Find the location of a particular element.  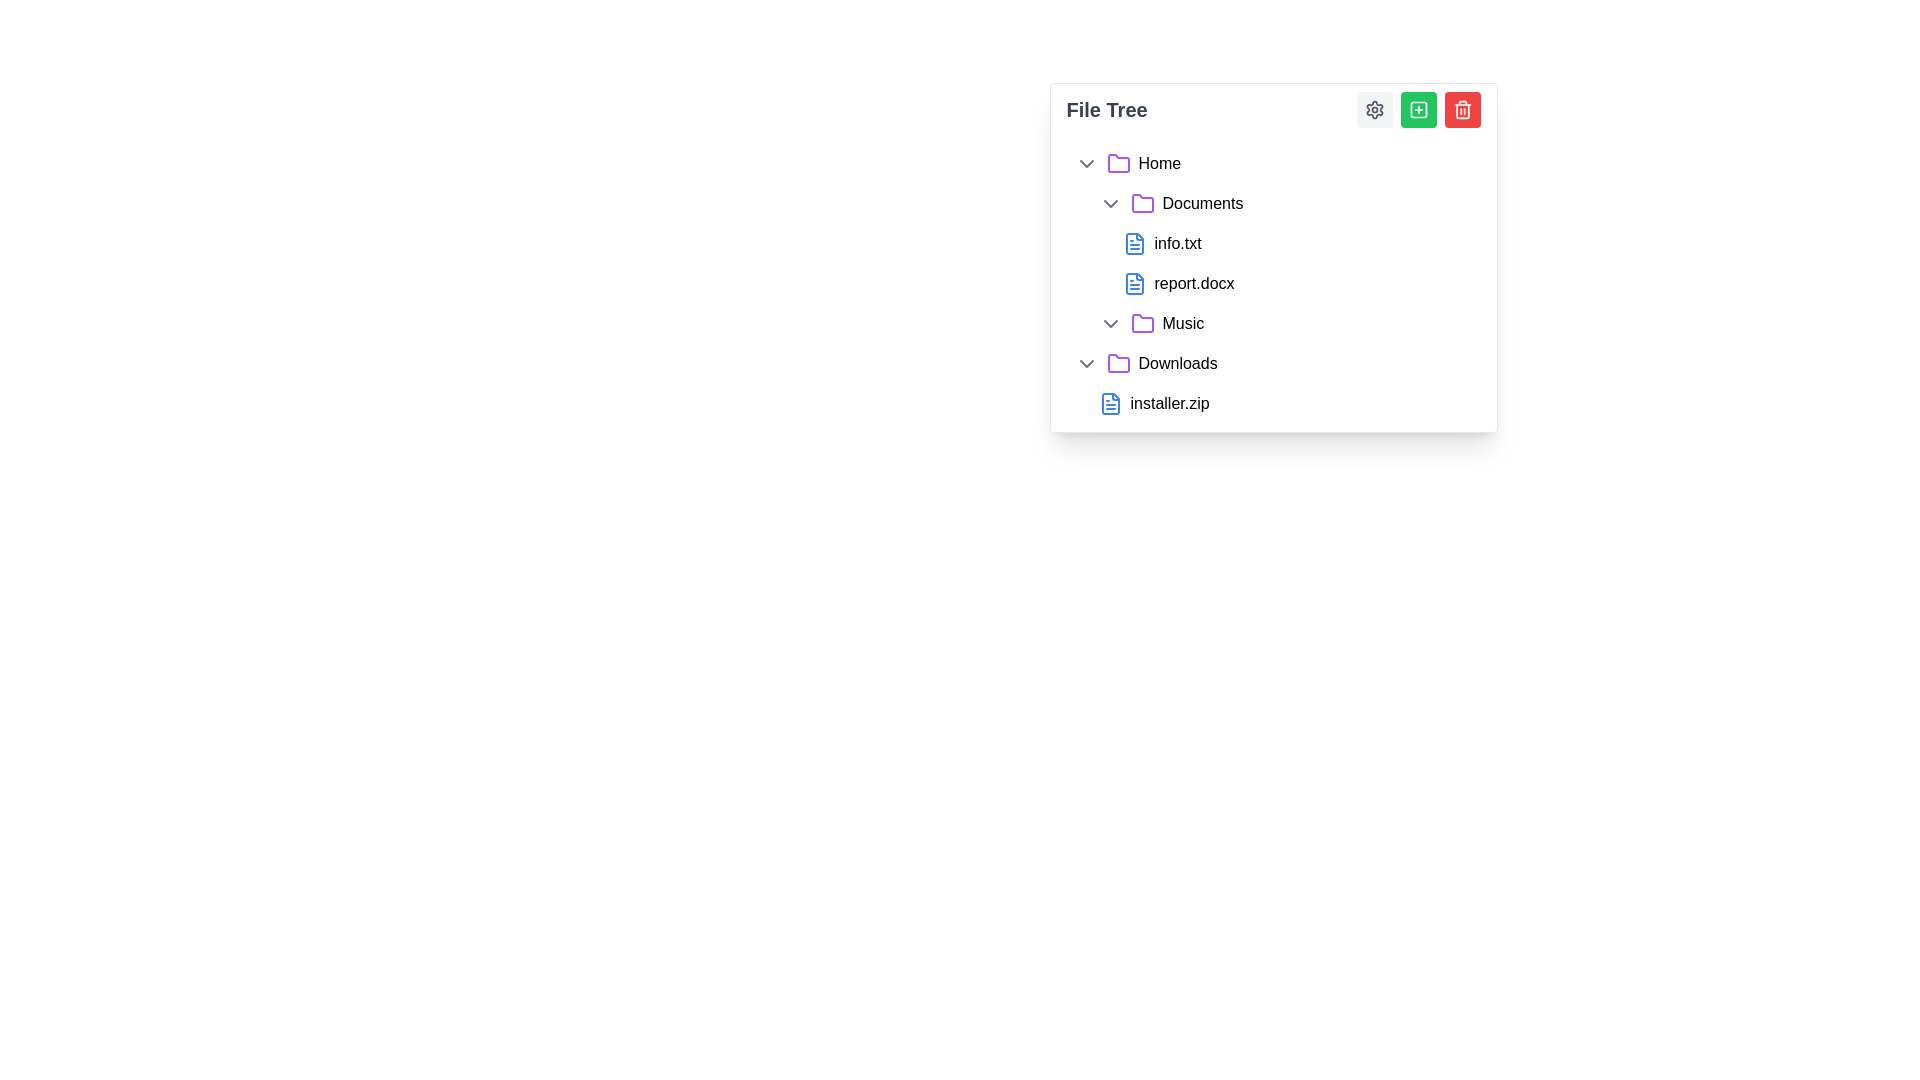

the settings button located at the first position in a row of three buttons in the top right corner of the file tree widget is located at coordinates (1373, 110).